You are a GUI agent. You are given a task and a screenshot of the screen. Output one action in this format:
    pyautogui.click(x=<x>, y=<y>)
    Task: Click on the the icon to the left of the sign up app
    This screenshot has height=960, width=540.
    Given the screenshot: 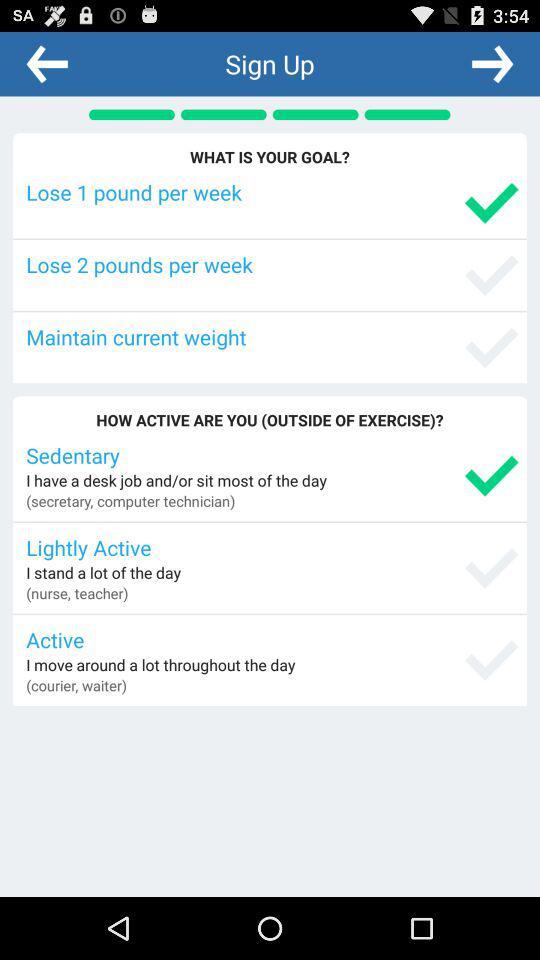 What is the action you would take?
    pyautogui.click(x=47, y=63)
    